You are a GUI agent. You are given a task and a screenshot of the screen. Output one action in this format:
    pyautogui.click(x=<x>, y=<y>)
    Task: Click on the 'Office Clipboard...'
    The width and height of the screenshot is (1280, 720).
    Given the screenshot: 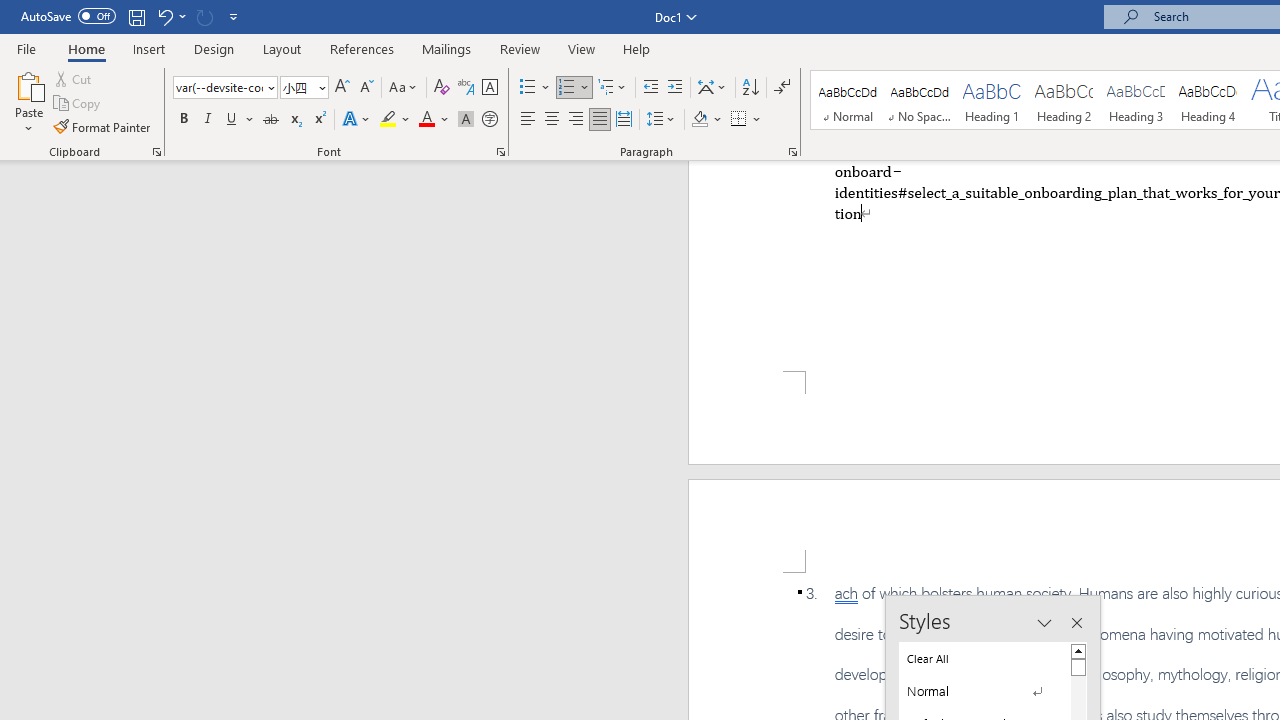 What is the action you would take?
    pyautogui.click(x=155, y=150)
    